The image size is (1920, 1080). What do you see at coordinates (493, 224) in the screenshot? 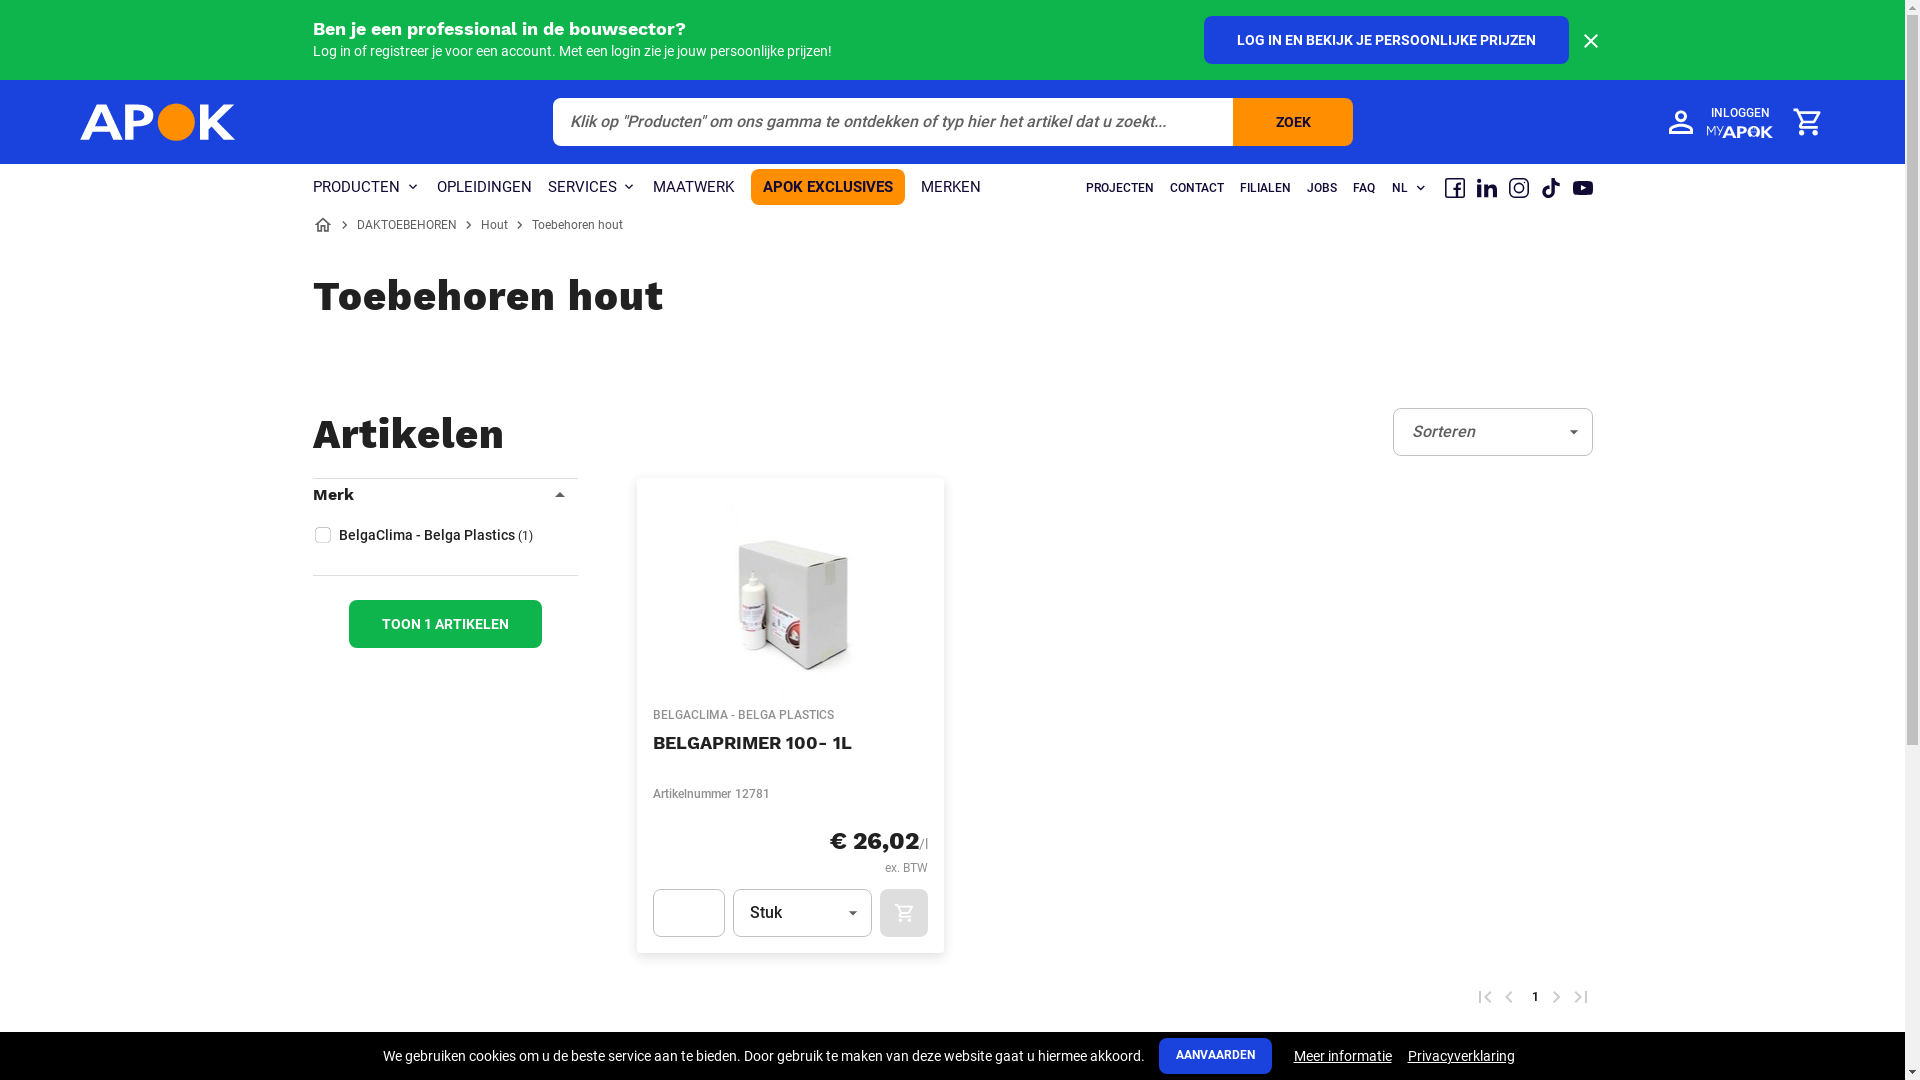
I see `'Hout'` at bounding box center [493, 224].